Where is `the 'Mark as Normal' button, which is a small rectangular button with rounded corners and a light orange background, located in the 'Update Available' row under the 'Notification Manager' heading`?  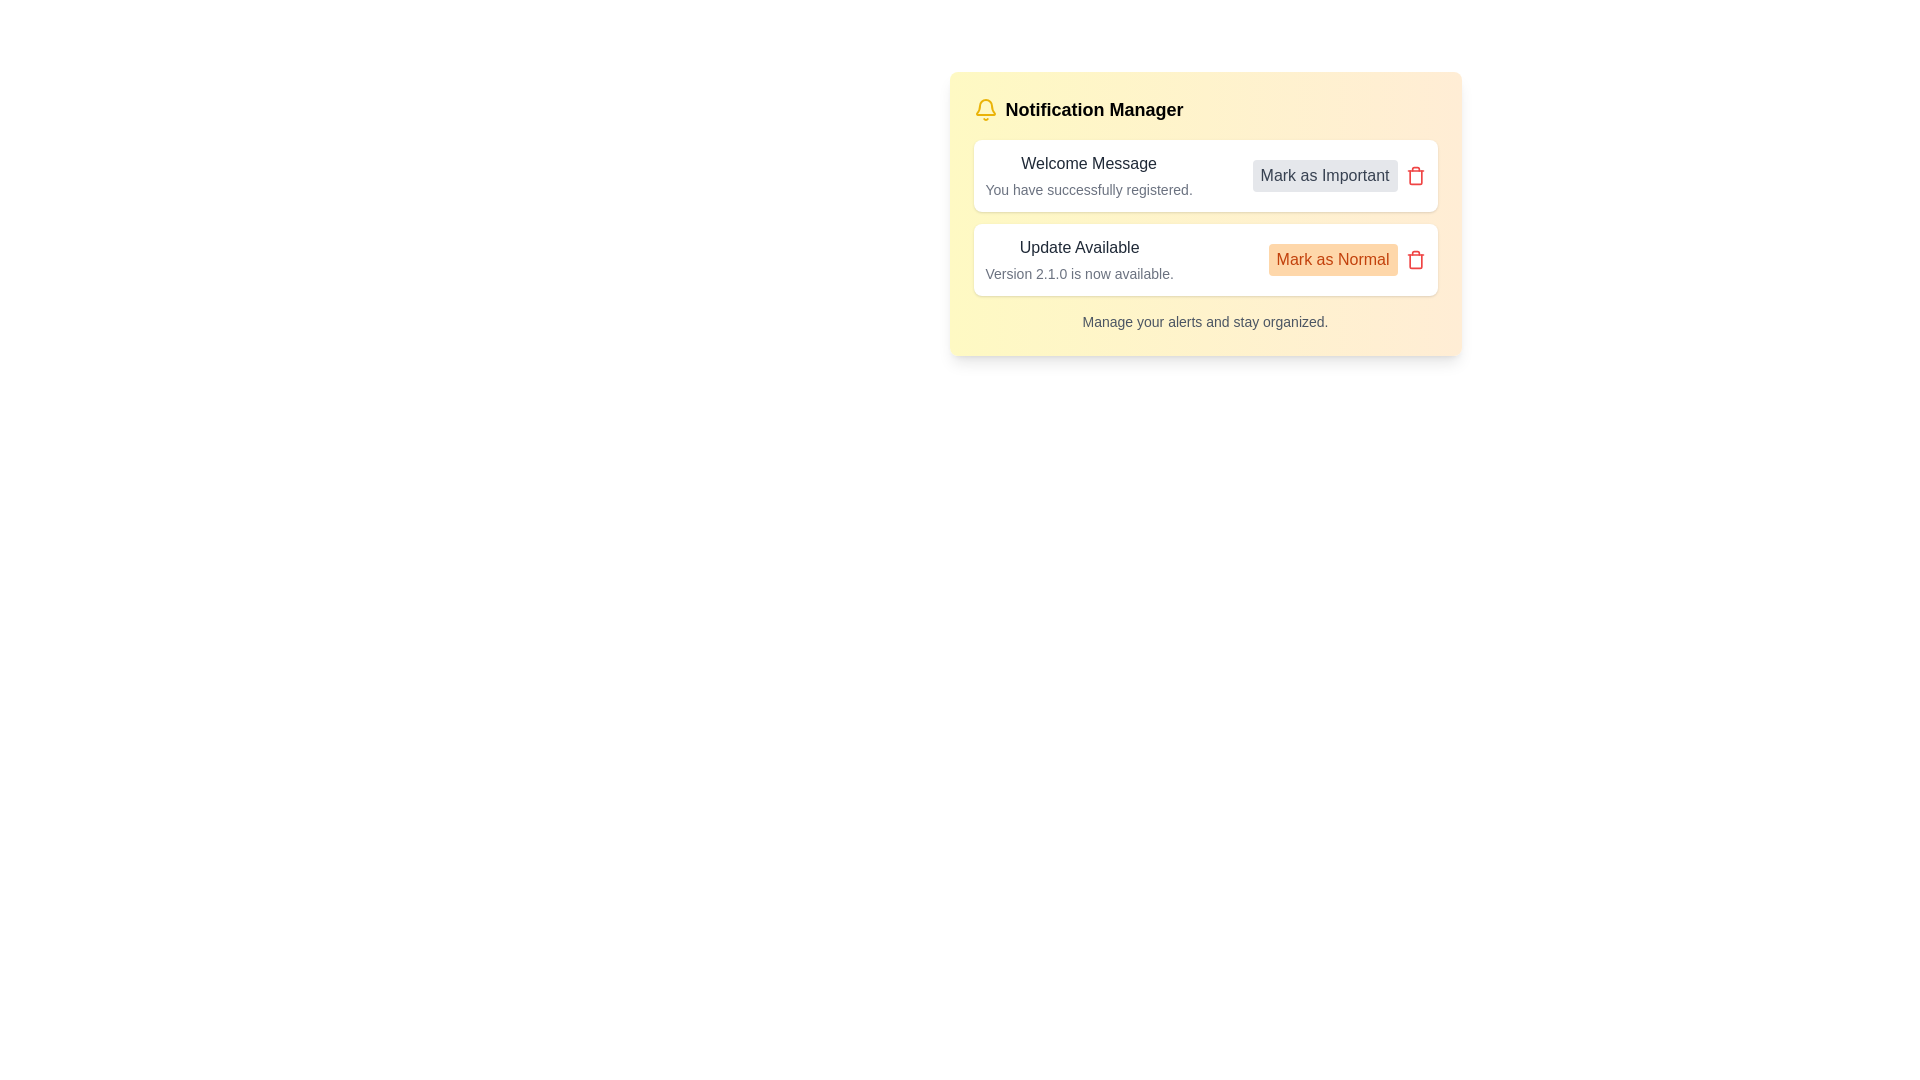
the 'Mark as Normal' button, which is a small rectangular button with rounded corners and a light orange background, located in the 'Update Available' row under the 'Notification Manager' heading is located at coordinates (1333, 258).